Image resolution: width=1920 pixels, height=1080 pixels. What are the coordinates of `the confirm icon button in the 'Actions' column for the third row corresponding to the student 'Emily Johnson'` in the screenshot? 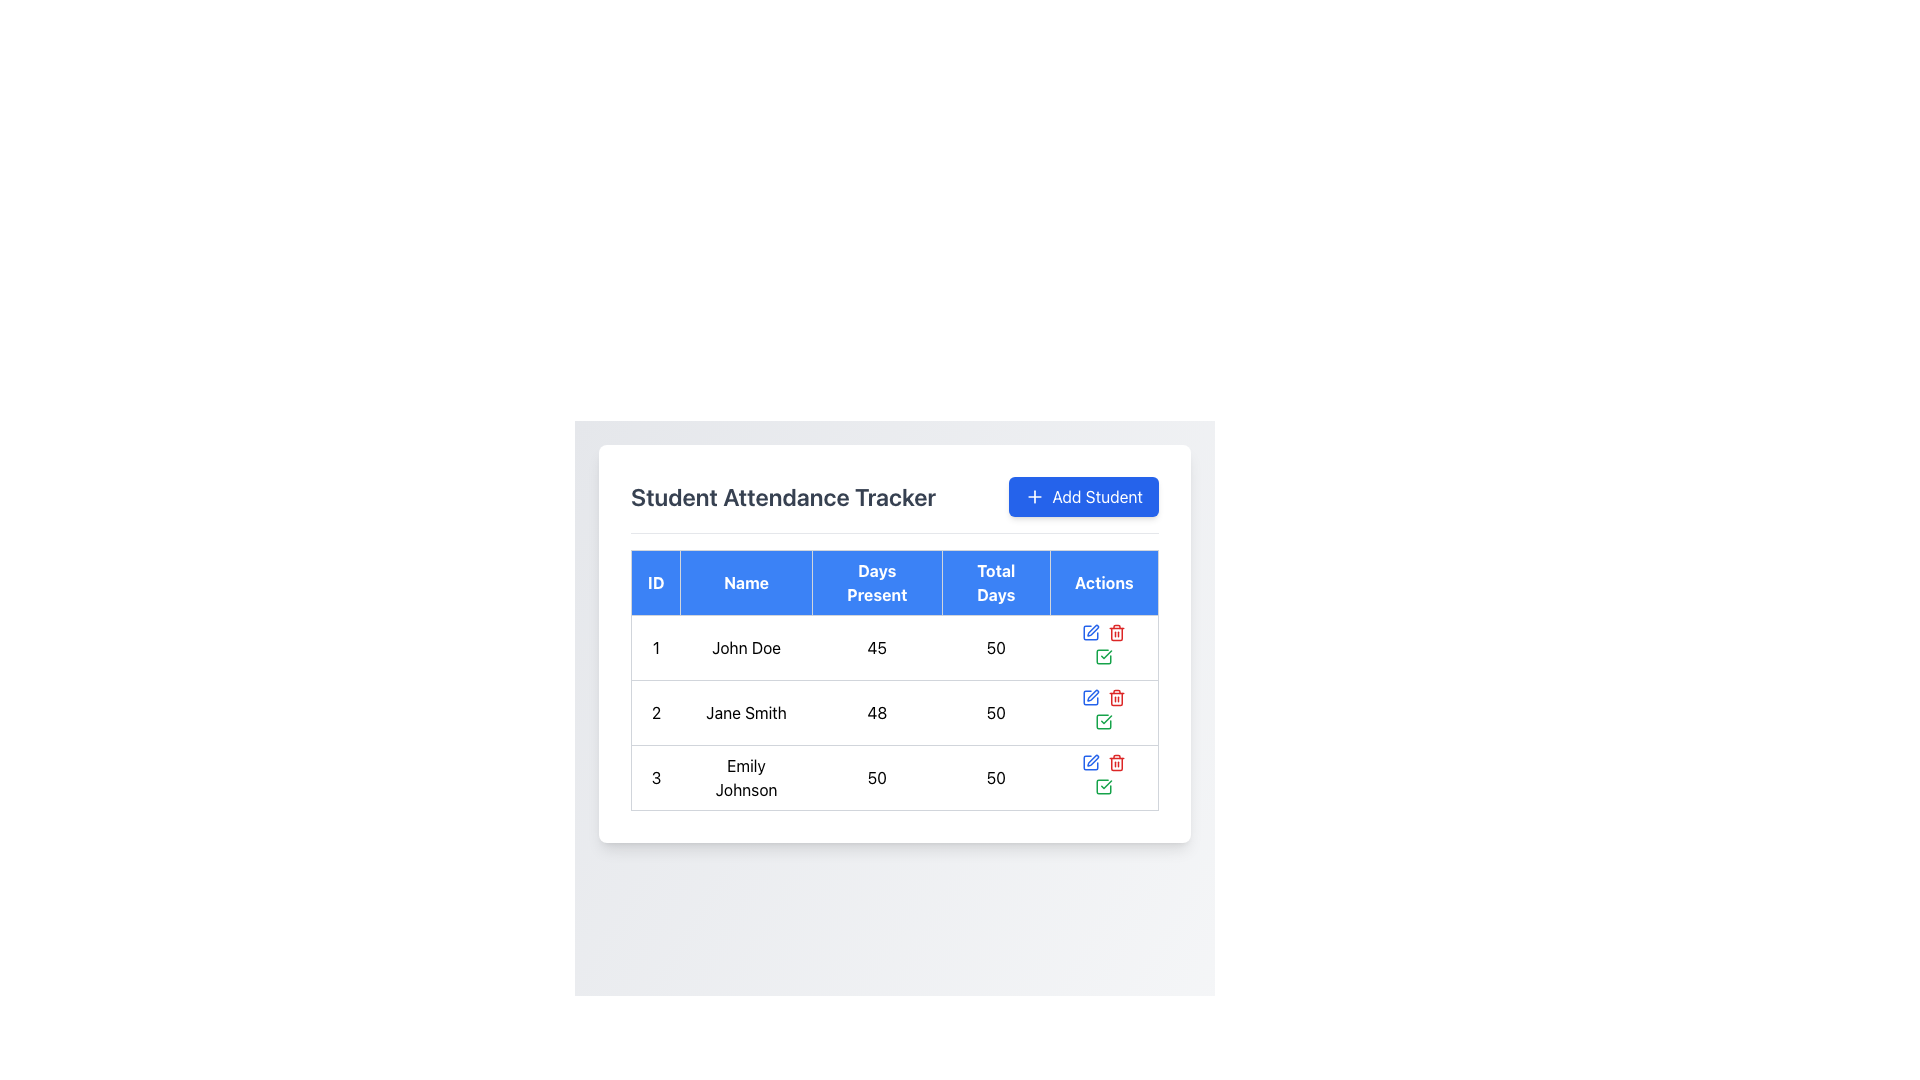 It's located at (1103, 656).